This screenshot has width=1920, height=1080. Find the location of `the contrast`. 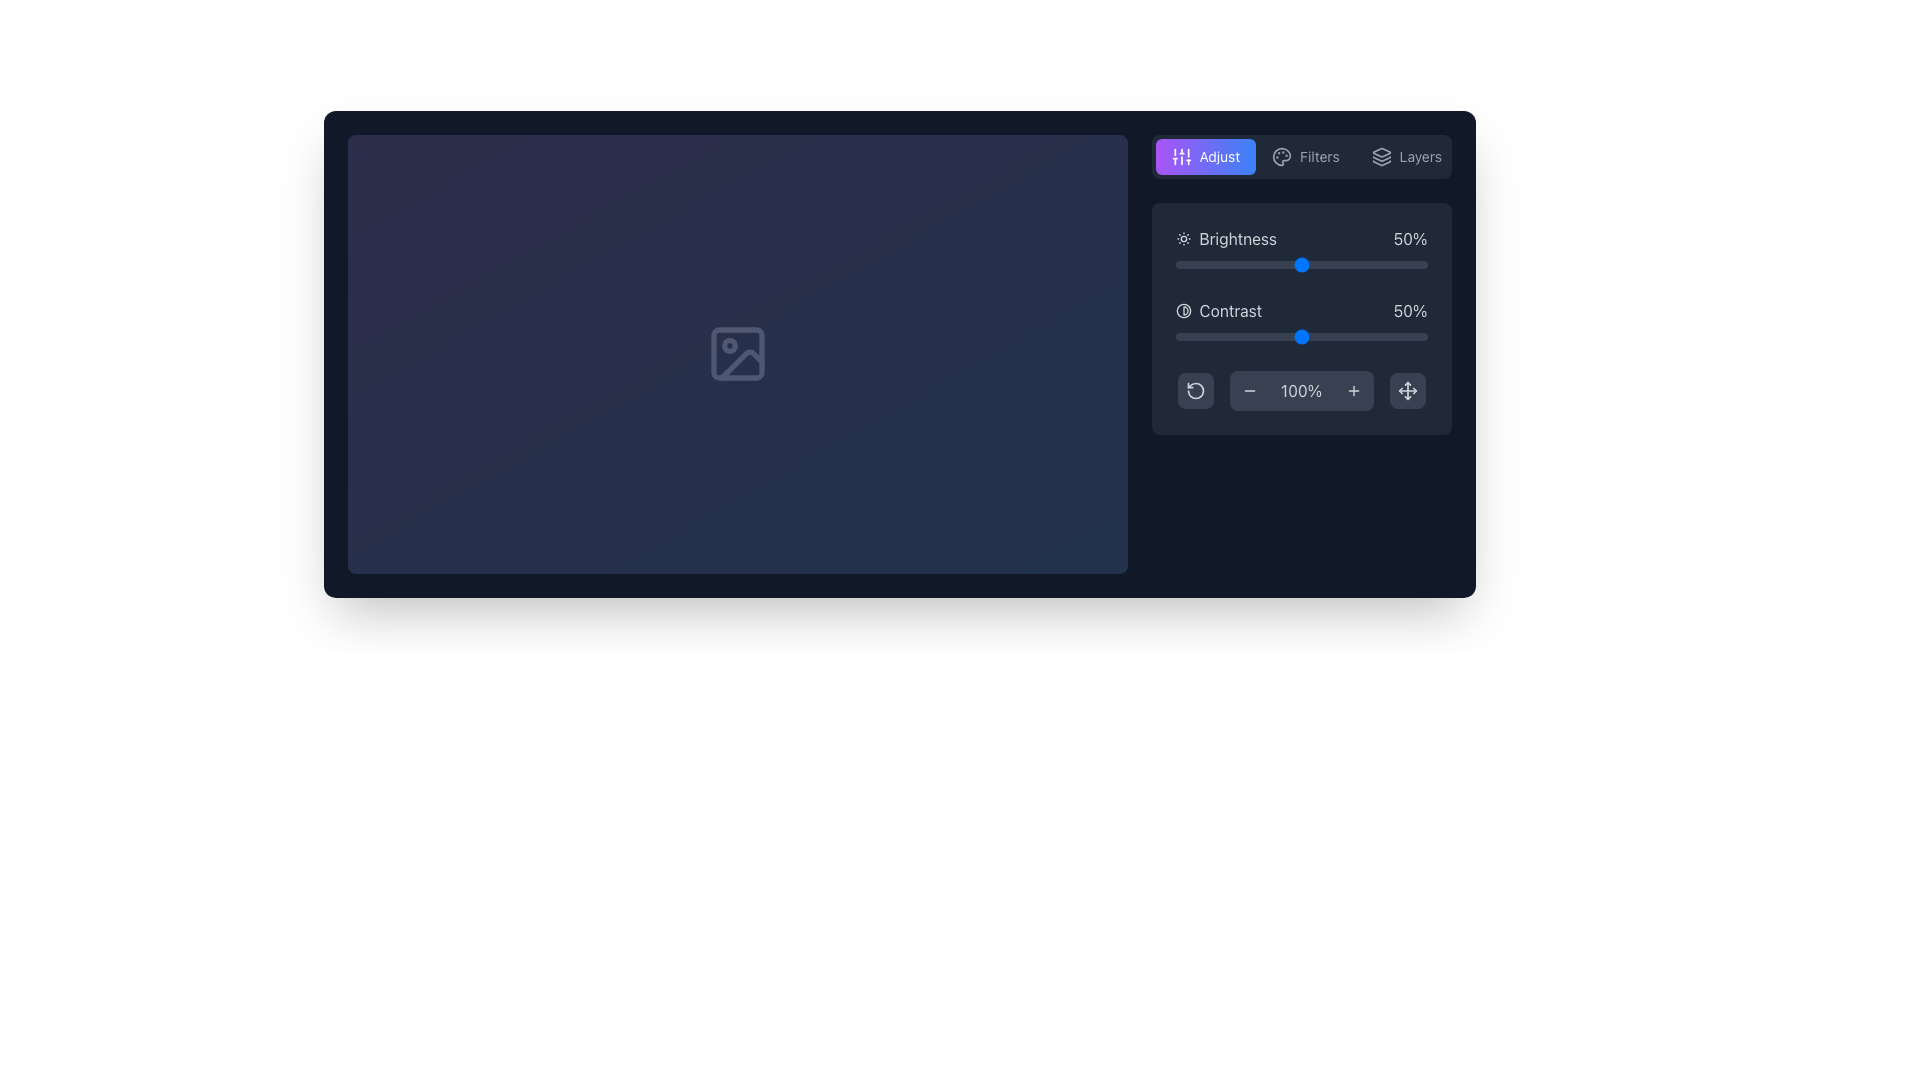

the contrast is located at coordinates (1178, 335).